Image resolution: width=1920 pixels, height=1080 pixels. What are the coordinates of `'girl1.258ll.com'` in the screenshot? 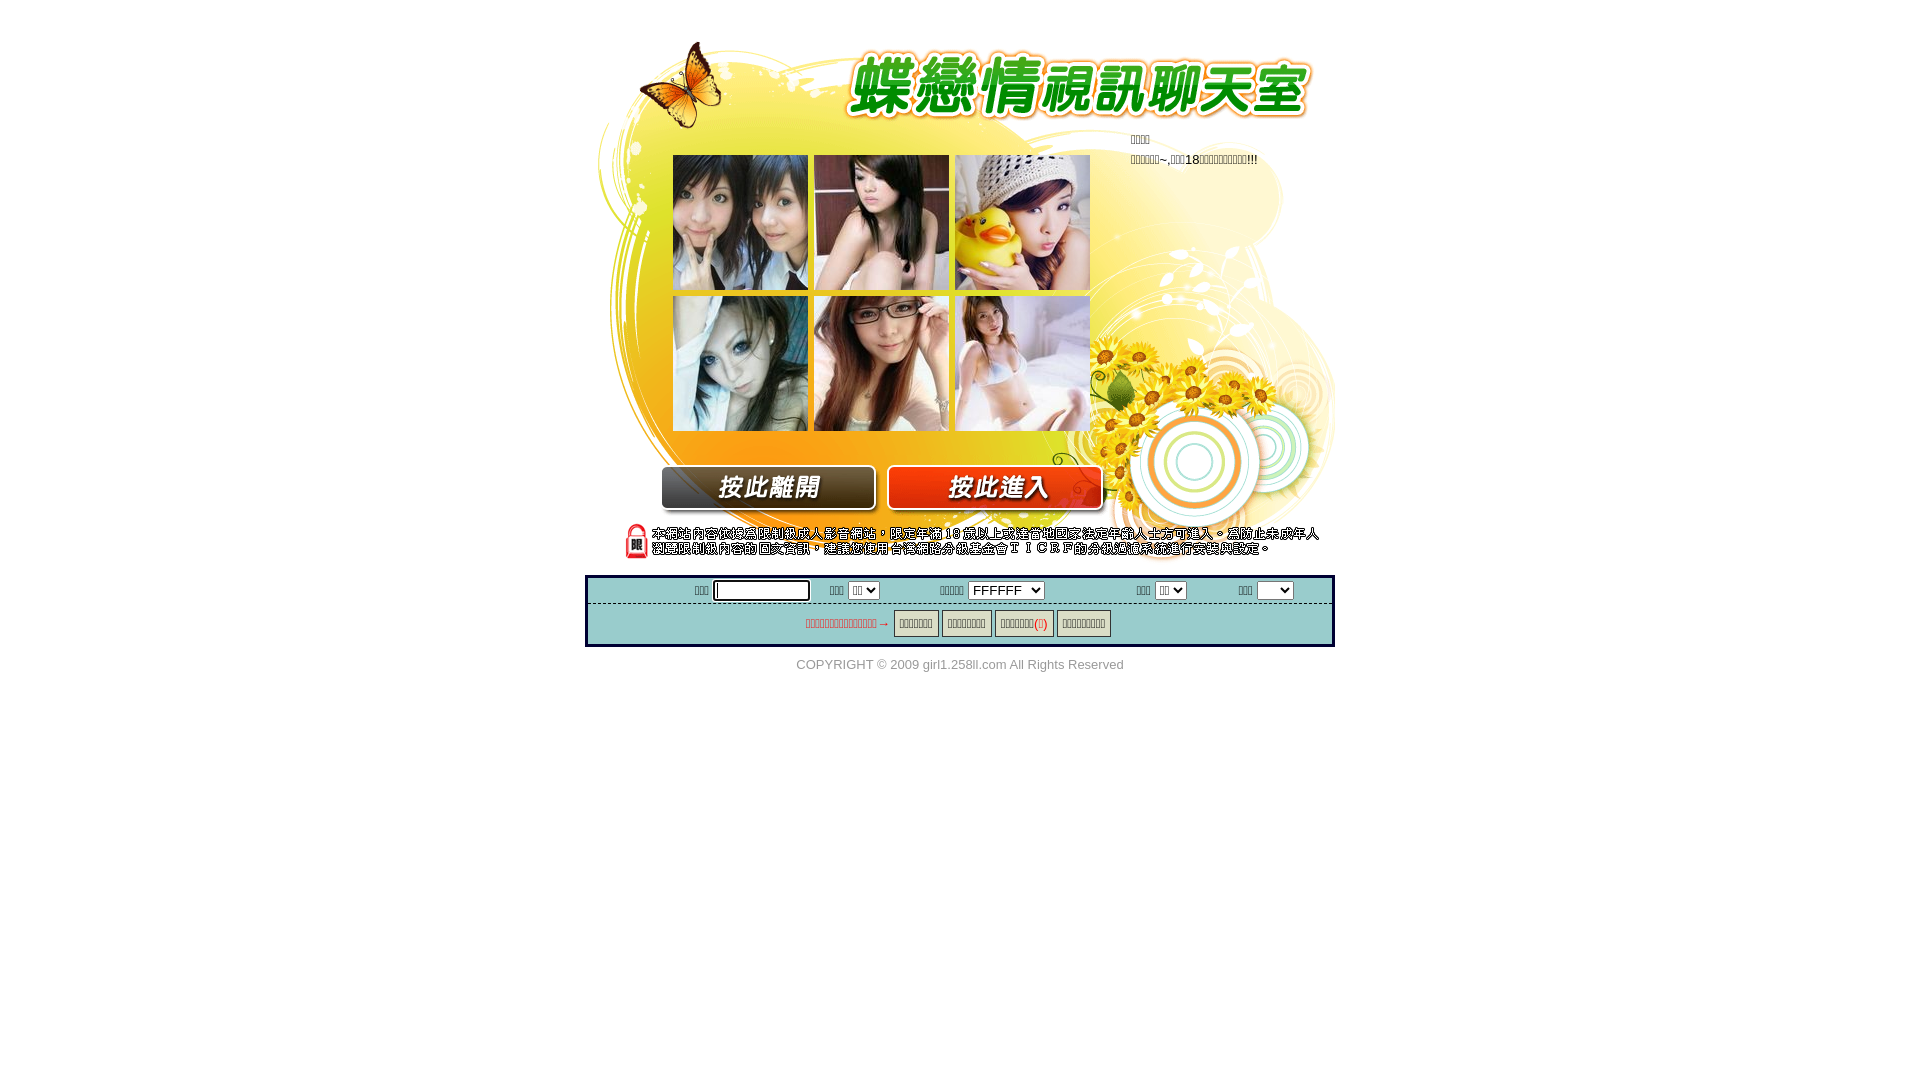 It's located at (921, 663).